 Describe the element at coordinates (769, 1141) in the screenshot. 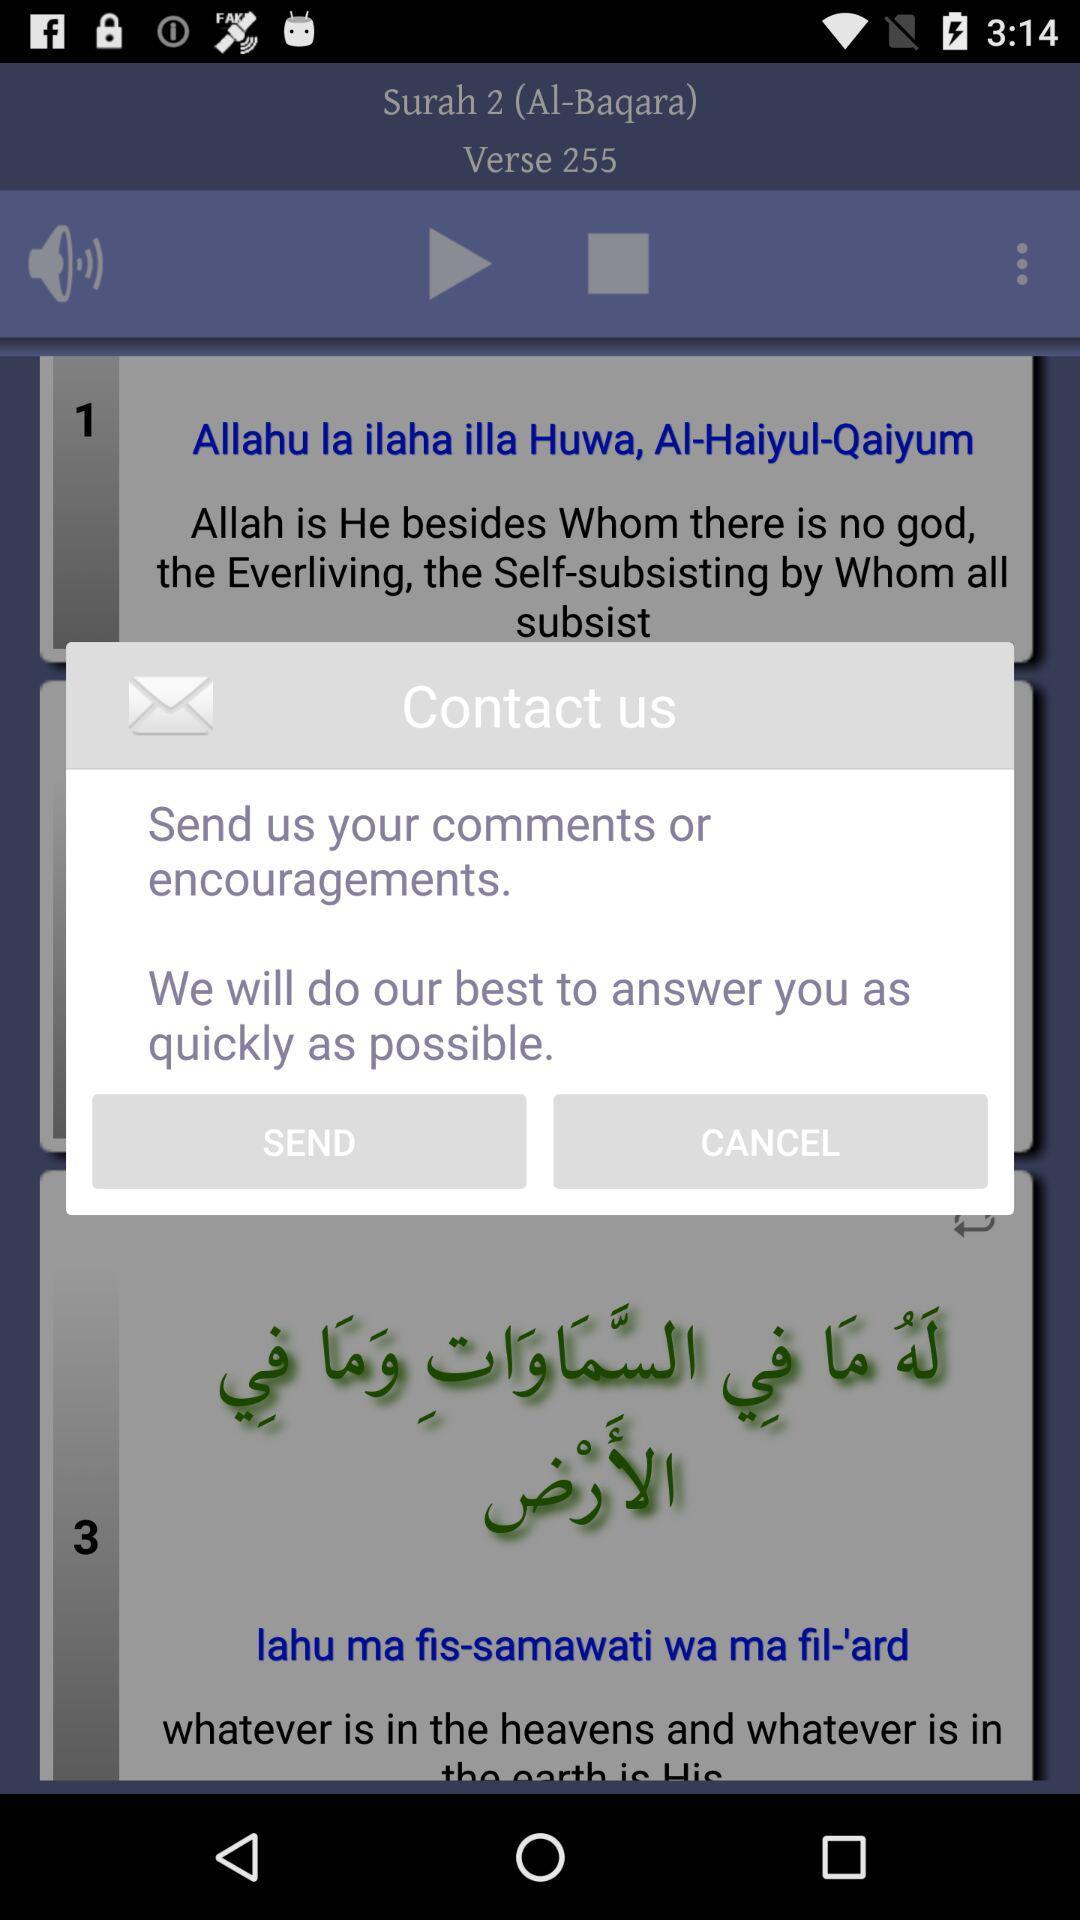

I see `the cancel` at that location.